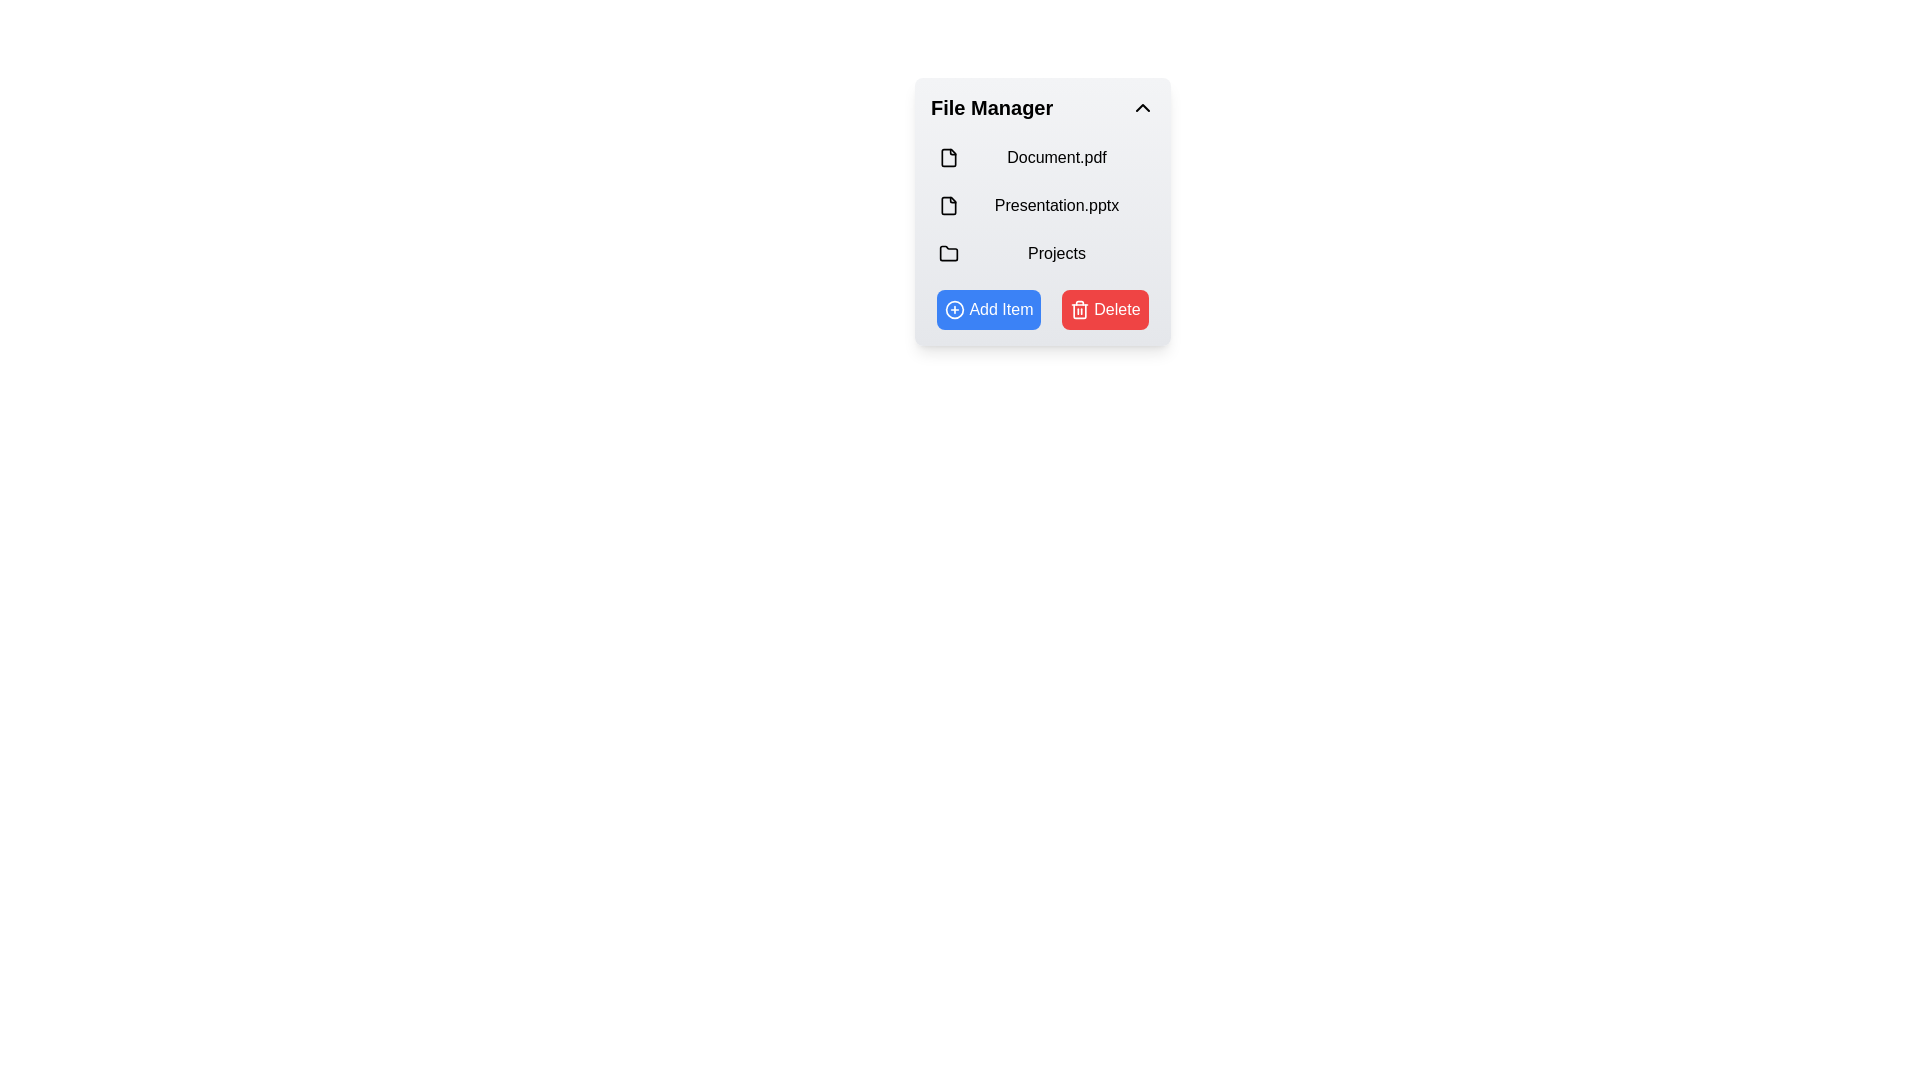  What do you see at coordinates (1041, 253) in the screenshot?
I see `the third item in the vertical list within the 'File Manager' section` at bounding box center [1041, 253].